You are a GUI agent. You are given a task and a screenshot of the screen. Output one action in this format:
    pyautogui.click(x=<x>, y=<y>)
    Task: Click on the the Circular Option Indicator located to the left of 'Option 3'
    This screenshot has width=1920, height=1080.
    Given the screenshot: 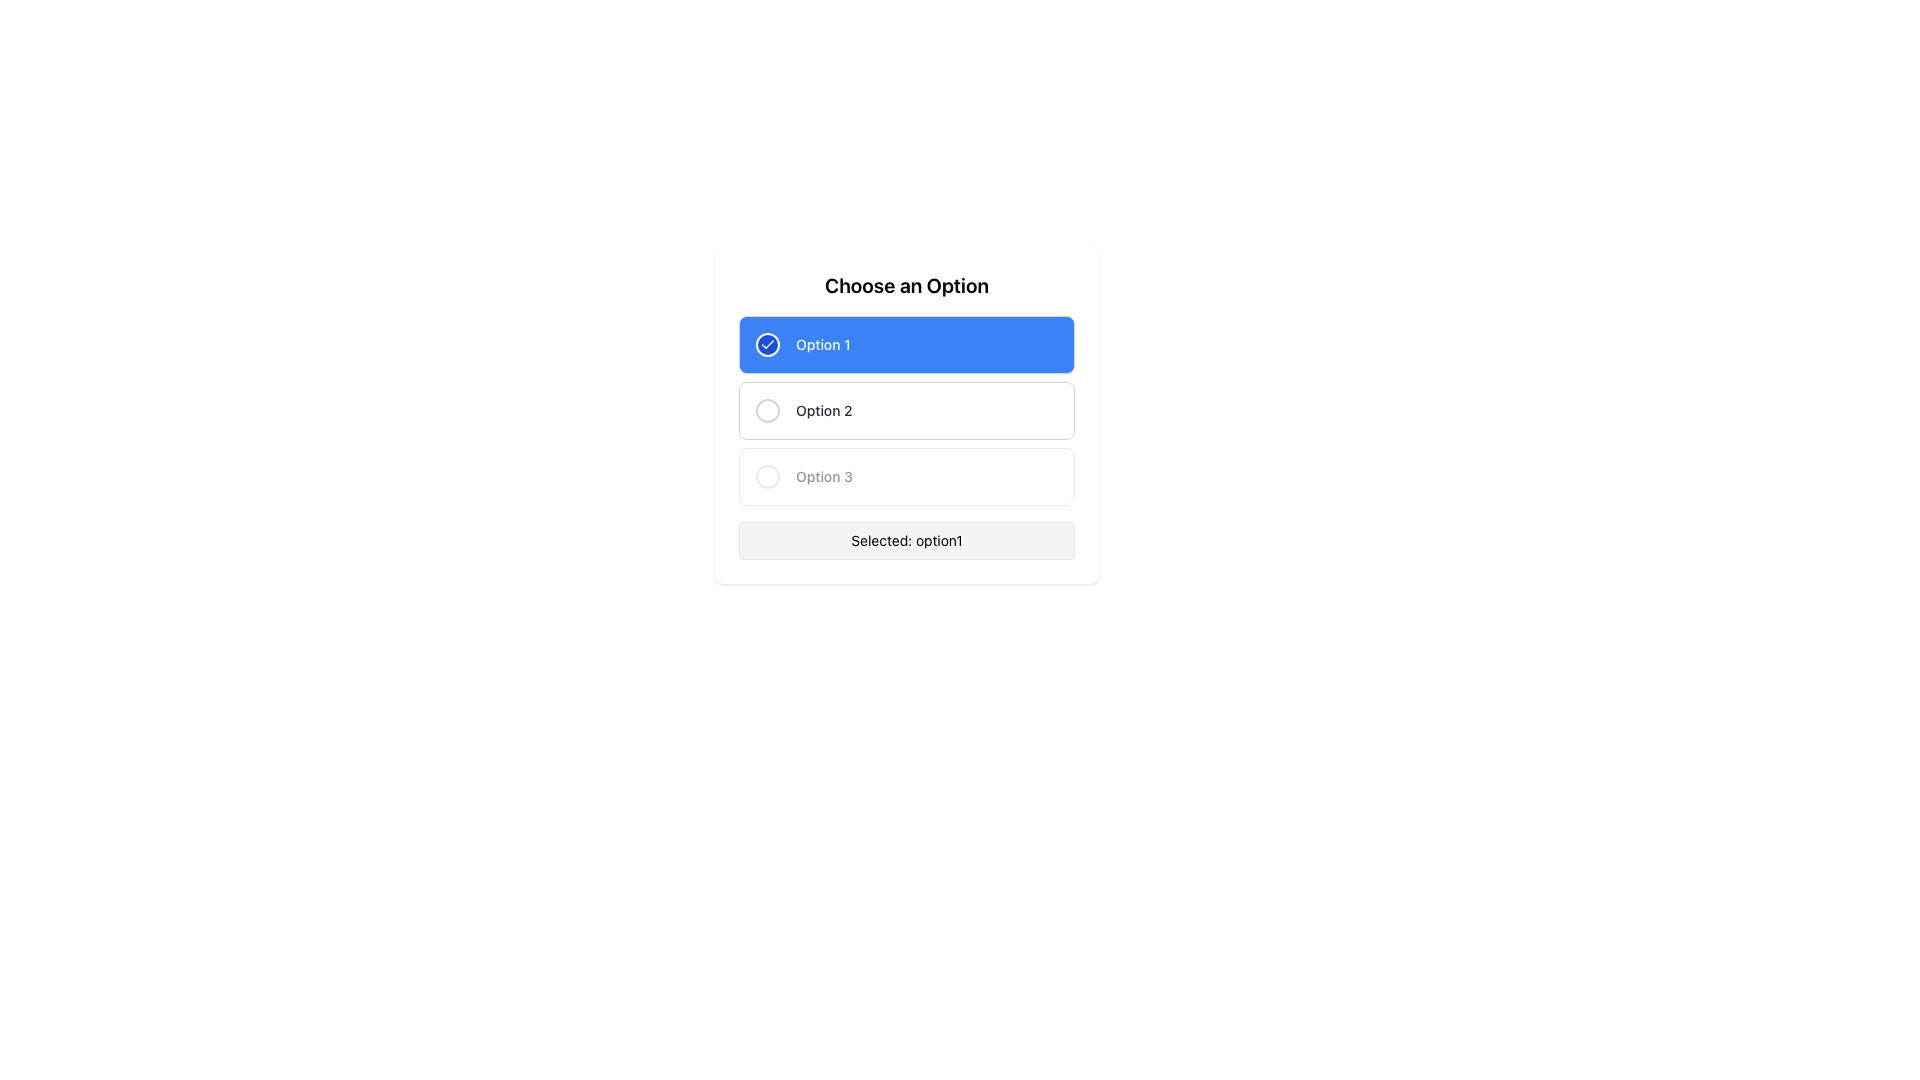 What is the action you would take?
    pyautogui.click(x=767, y=477)
    